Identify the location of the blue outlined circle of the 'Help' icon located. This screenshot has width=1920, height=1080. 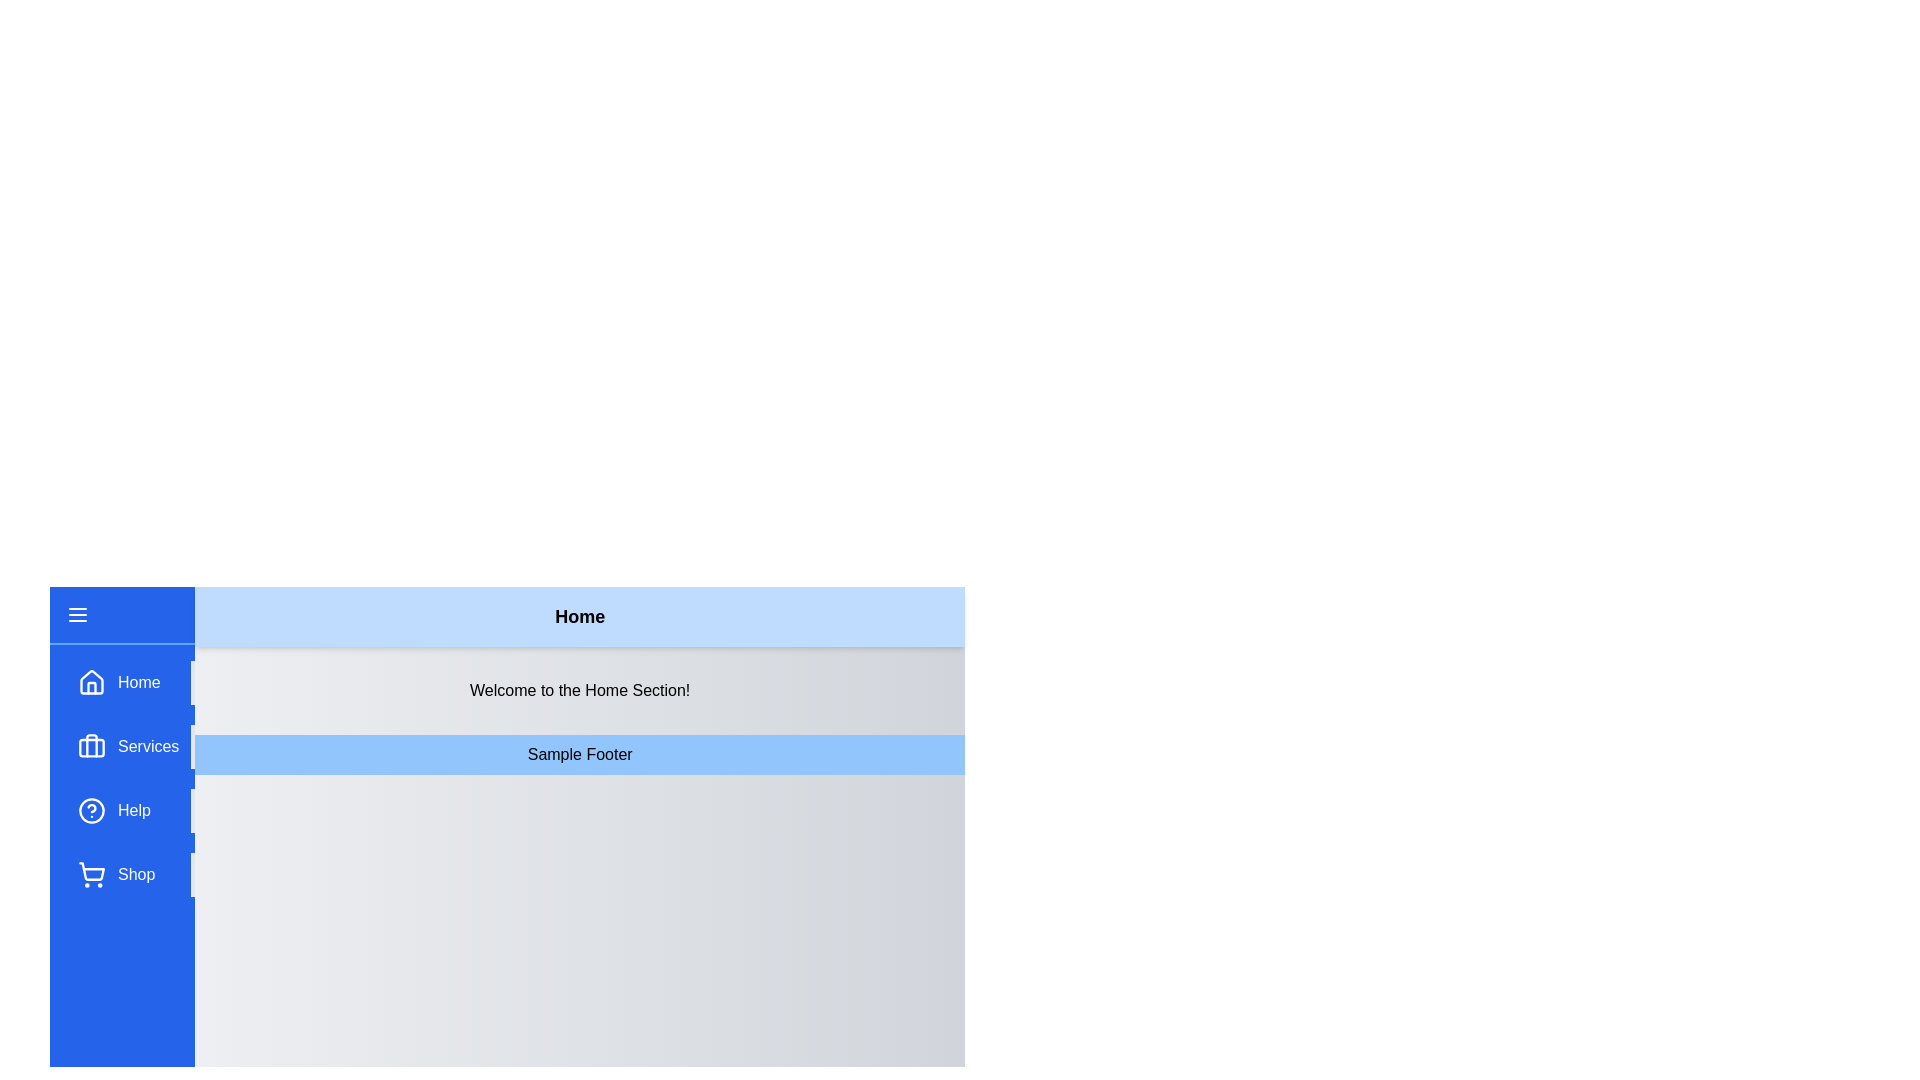
(90, 810).